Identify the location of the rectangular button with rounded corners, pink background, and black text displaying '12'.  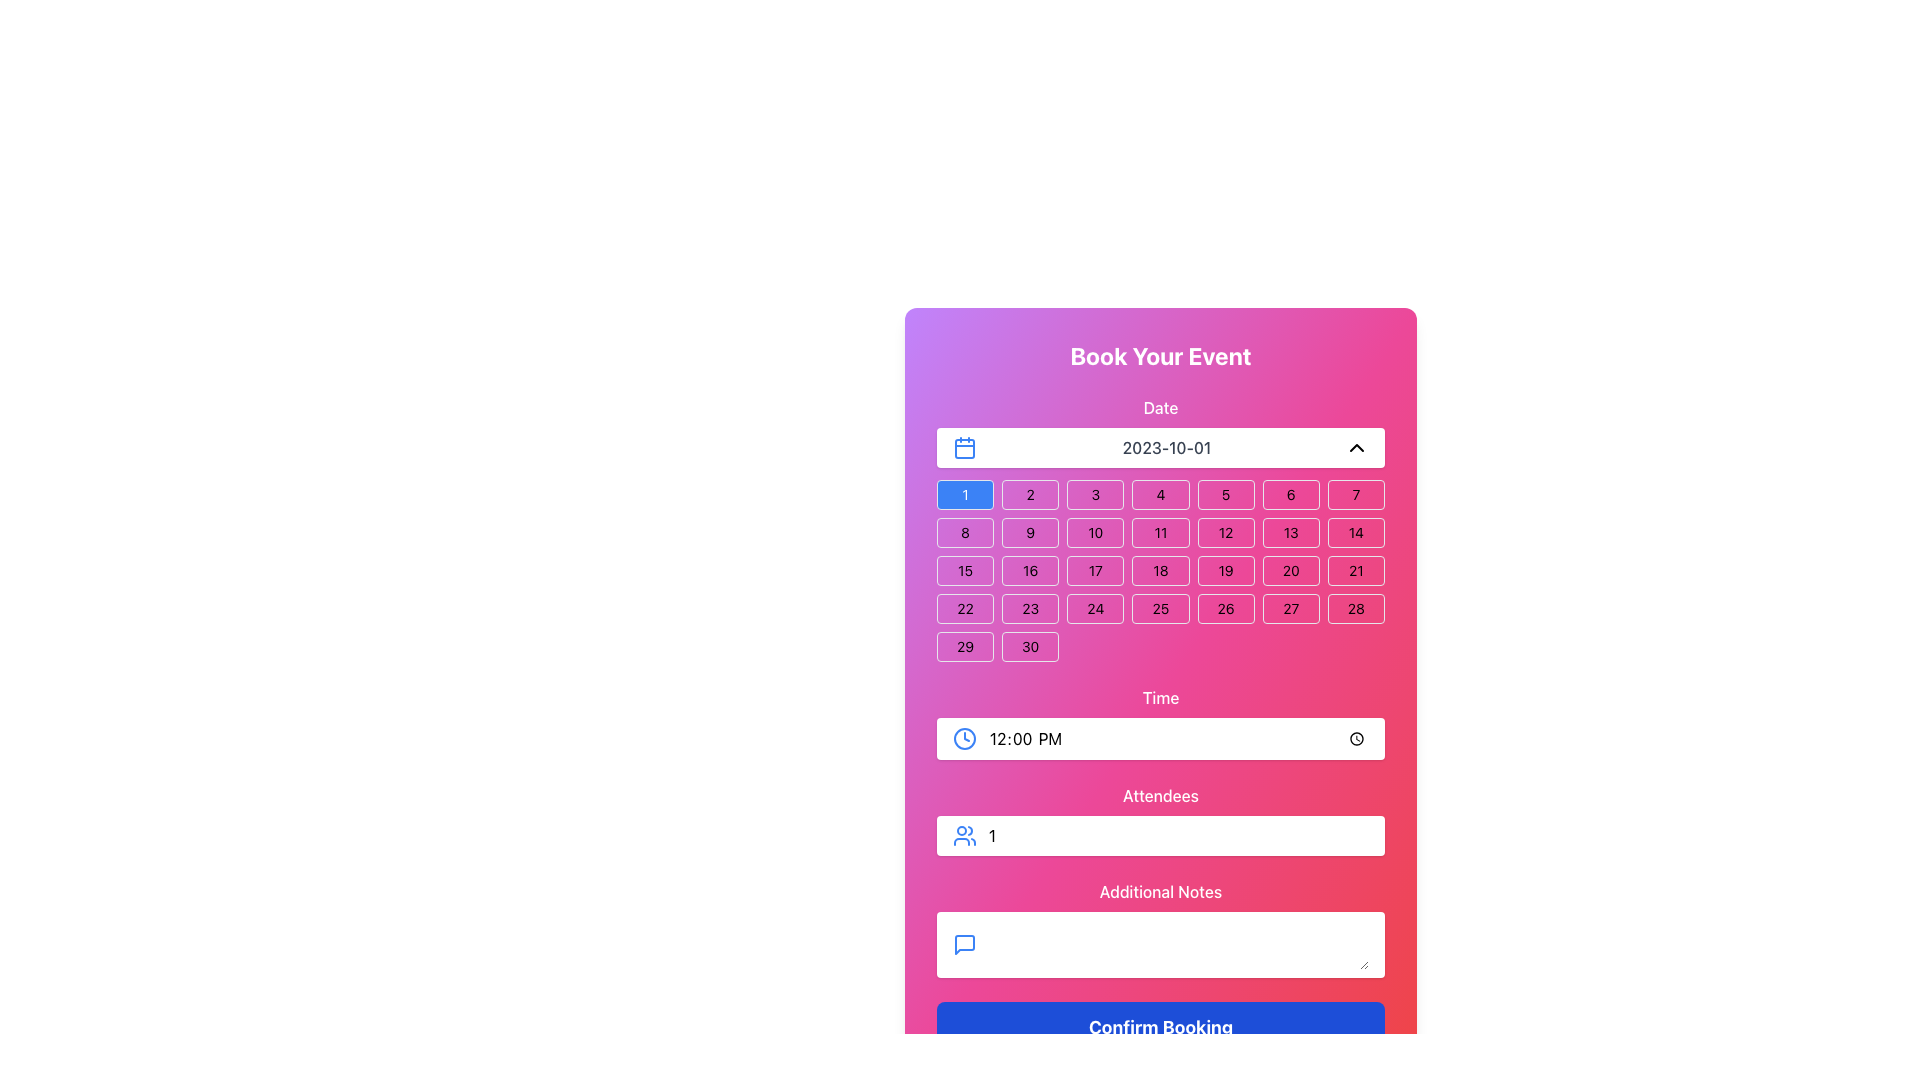
(1225, 531).